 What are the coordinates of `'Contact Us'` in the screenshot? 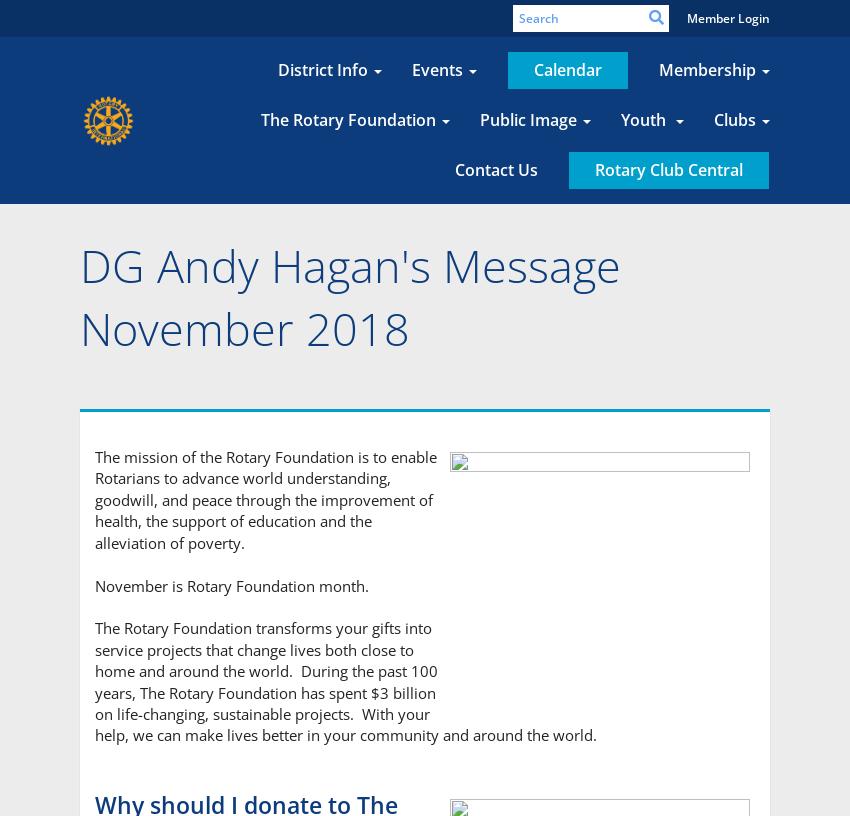 It's located at (496, 169).